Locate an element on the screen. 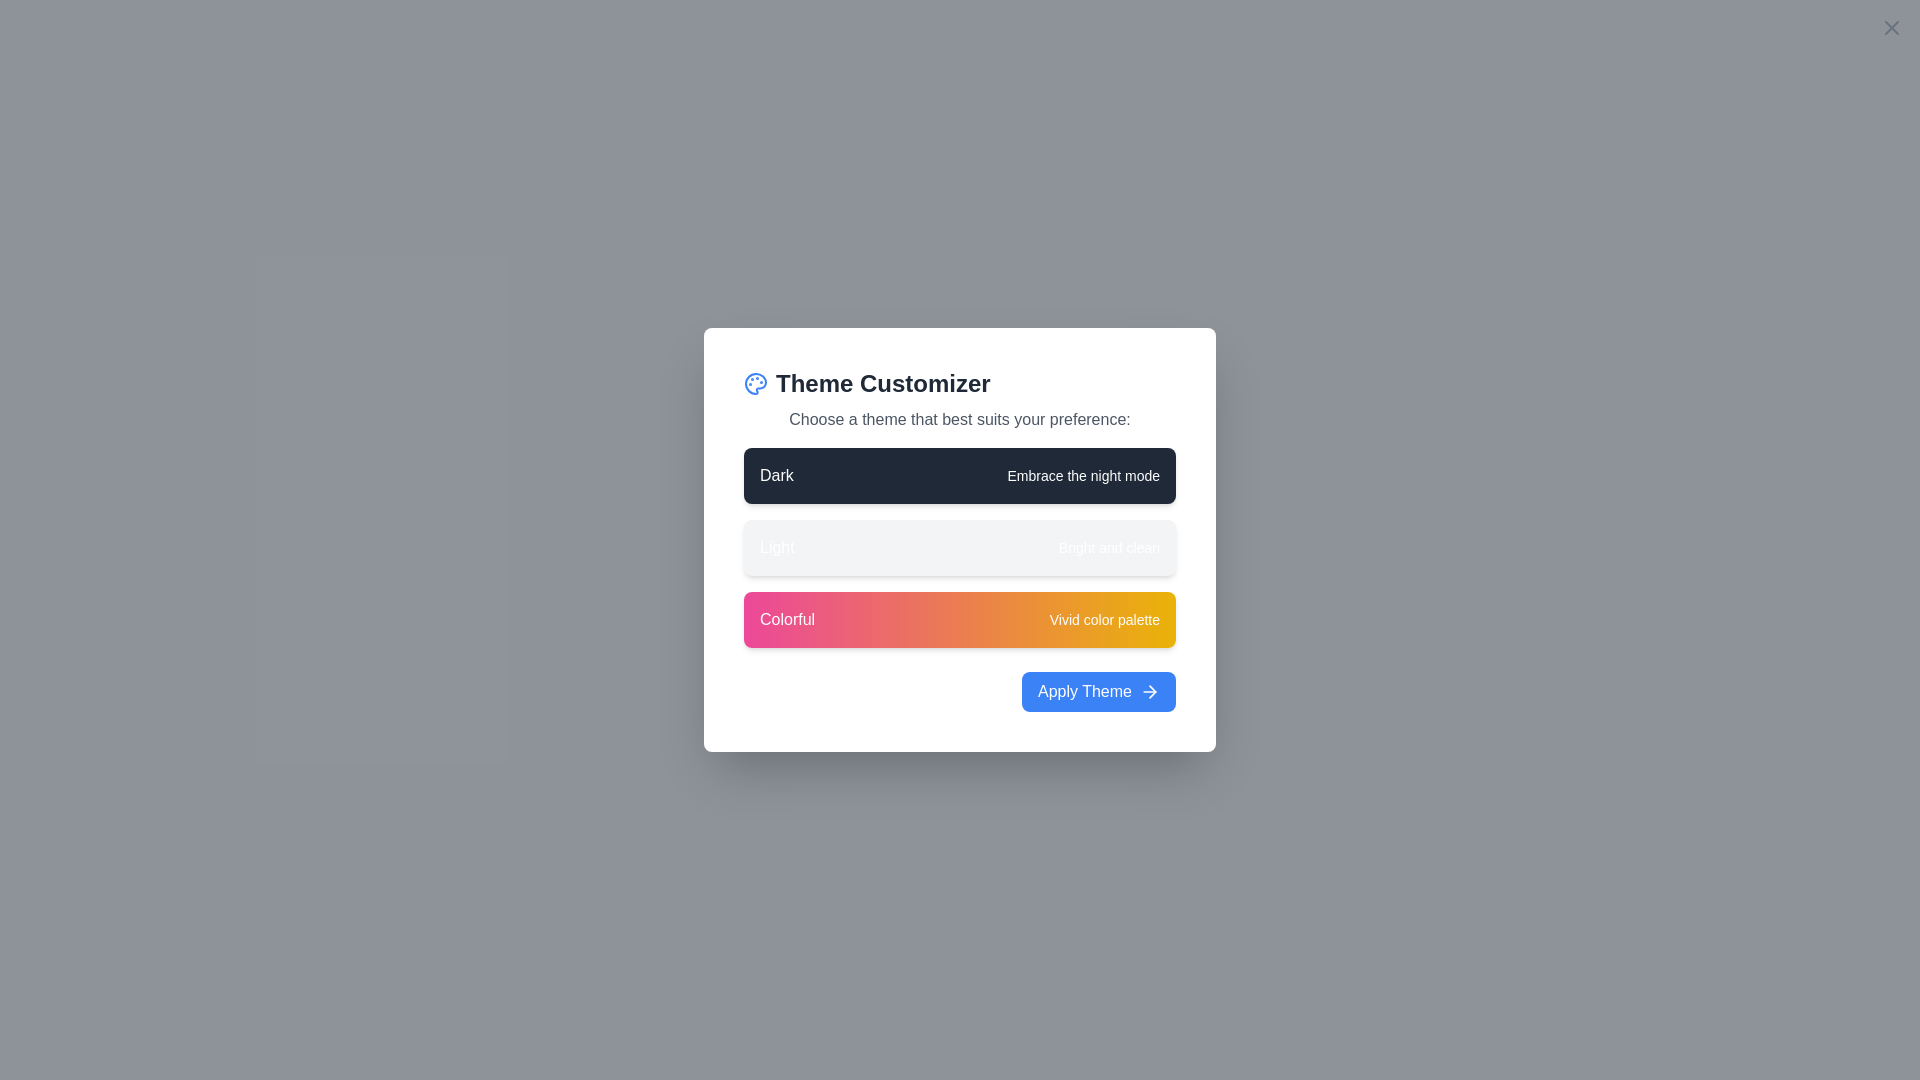  the button in the 'Theme Customizer' modal located at the bottom-right corner is located at coordinates (1098, 690).